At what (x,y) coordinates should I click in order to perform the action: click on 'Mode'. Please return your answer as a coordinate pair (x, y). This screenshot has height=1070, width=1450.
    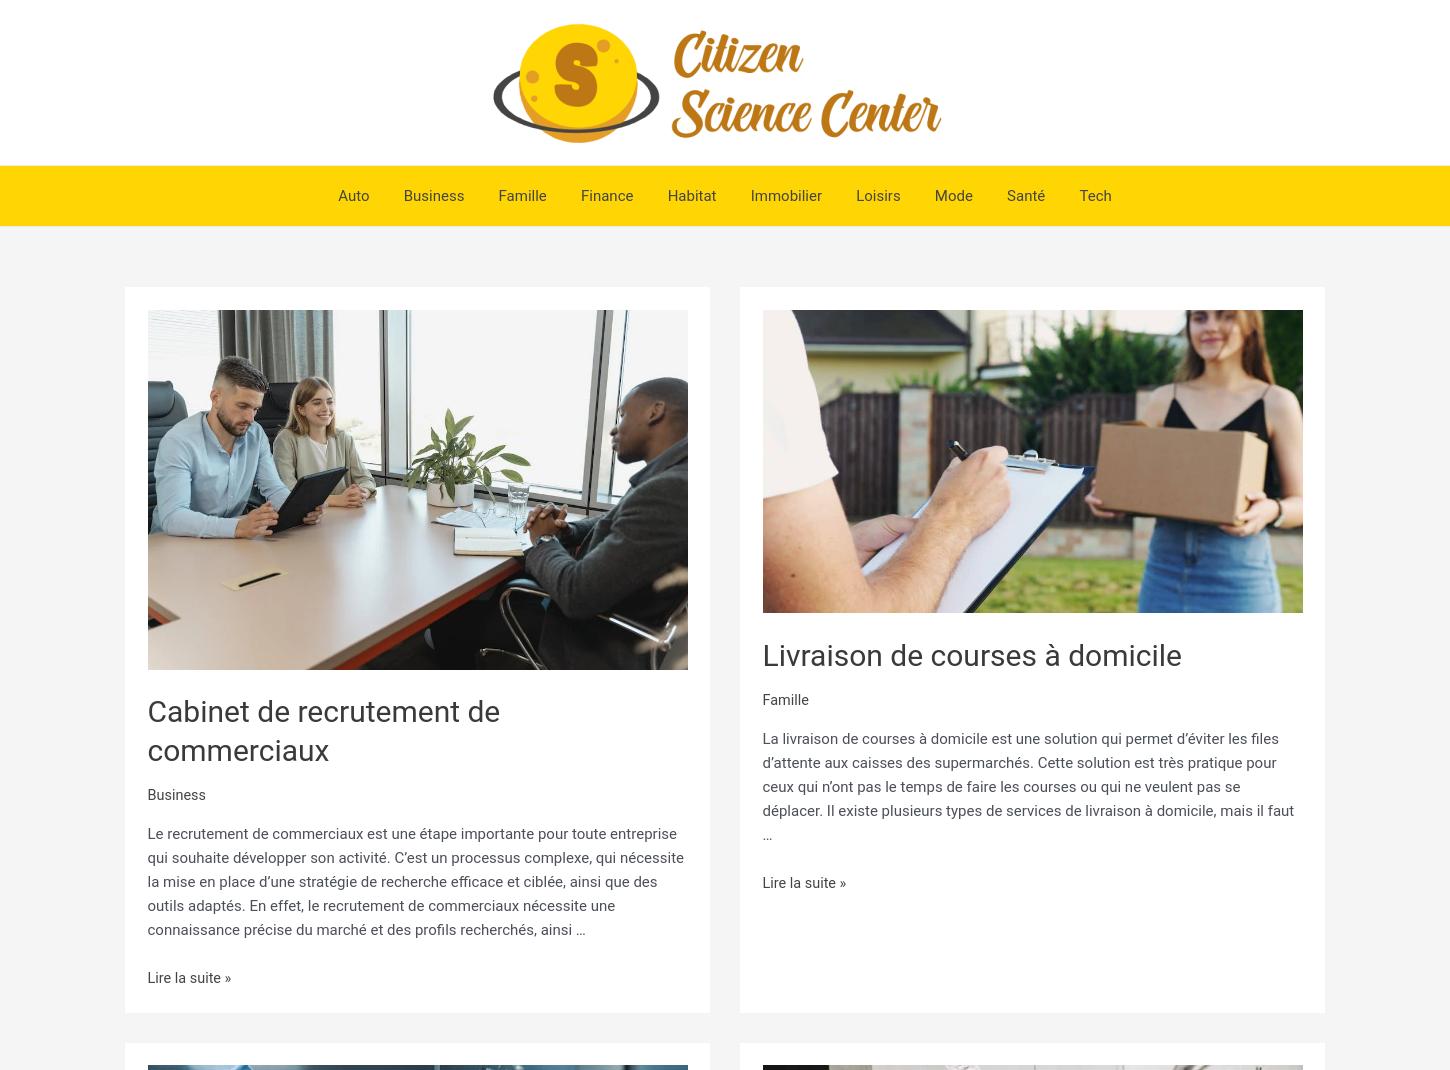
    Looking at the image, I should click on (941, 195).